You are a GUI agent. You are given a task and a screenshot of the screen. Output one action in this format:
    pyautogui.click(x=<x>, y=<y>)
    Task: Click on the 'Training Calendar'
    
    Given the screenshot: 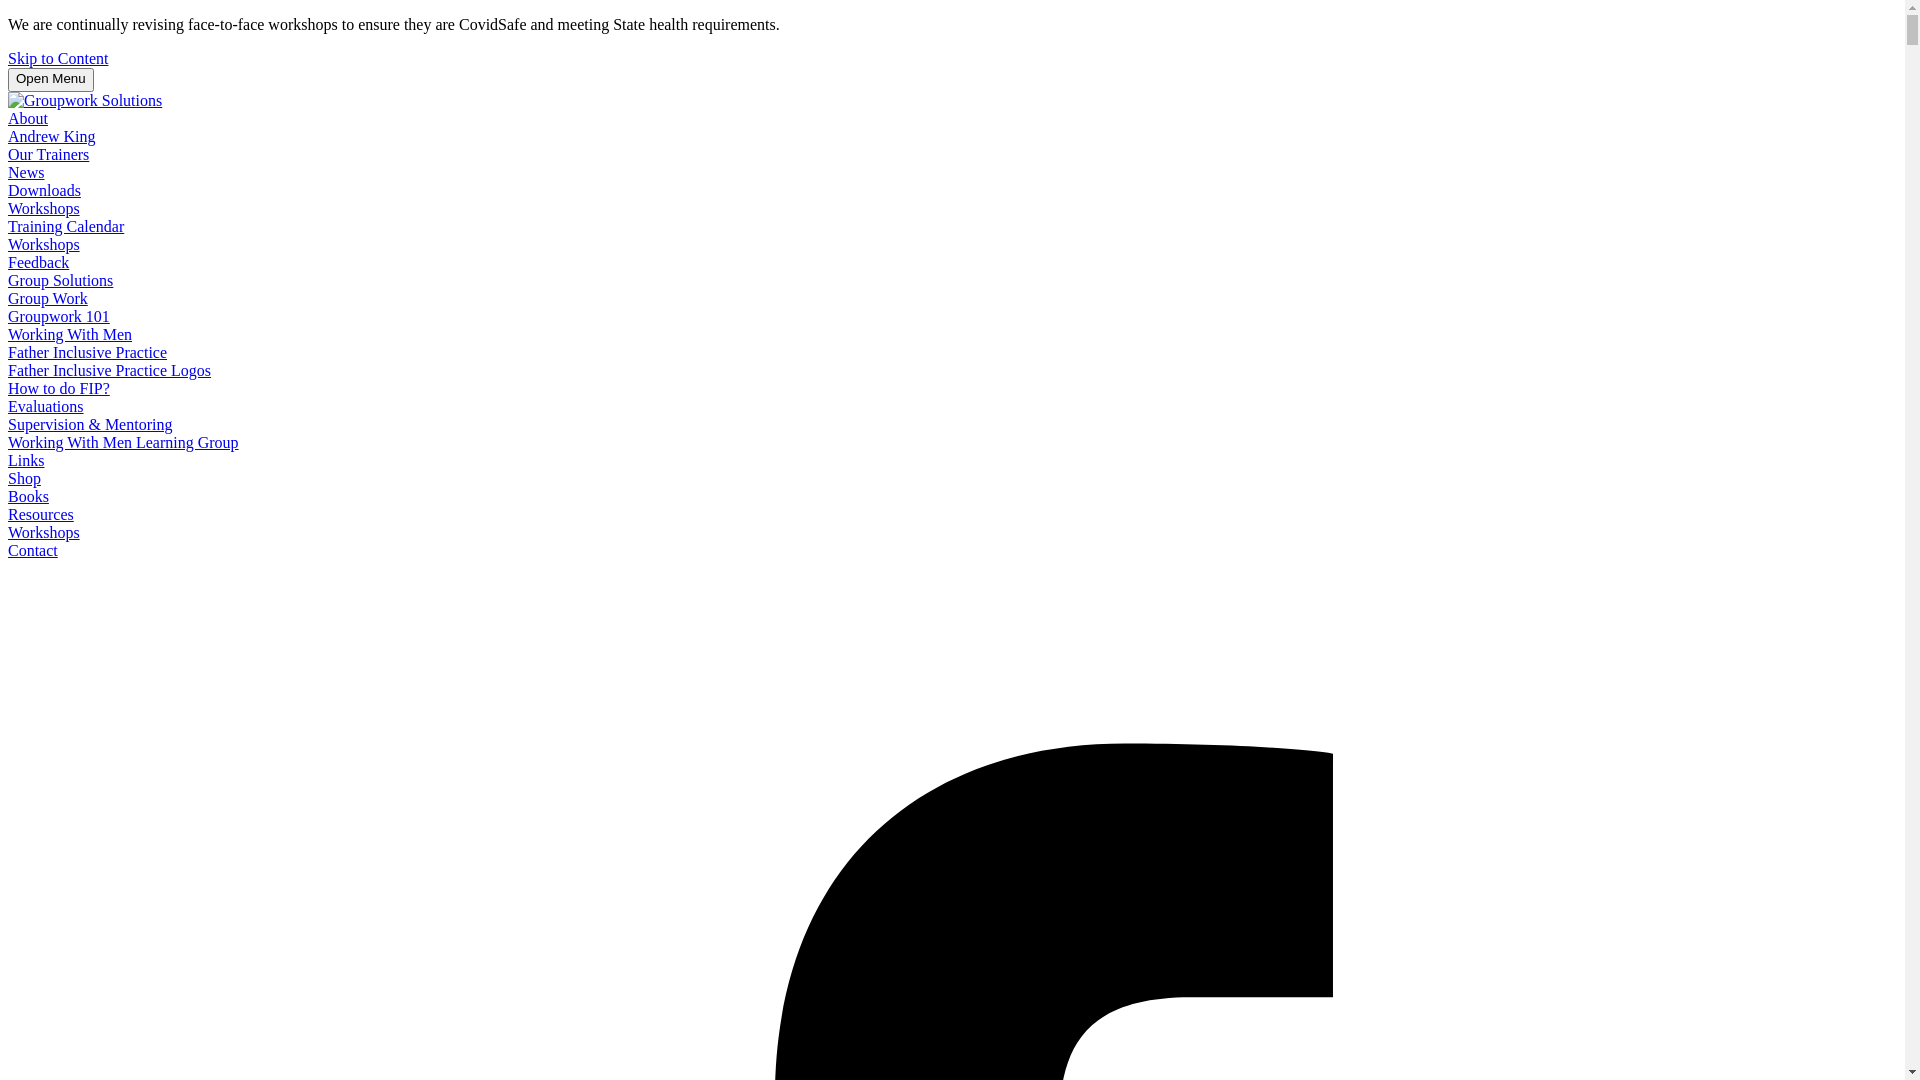 What is the action you would take?
    pyautogui.click(x=8, y=225)
    